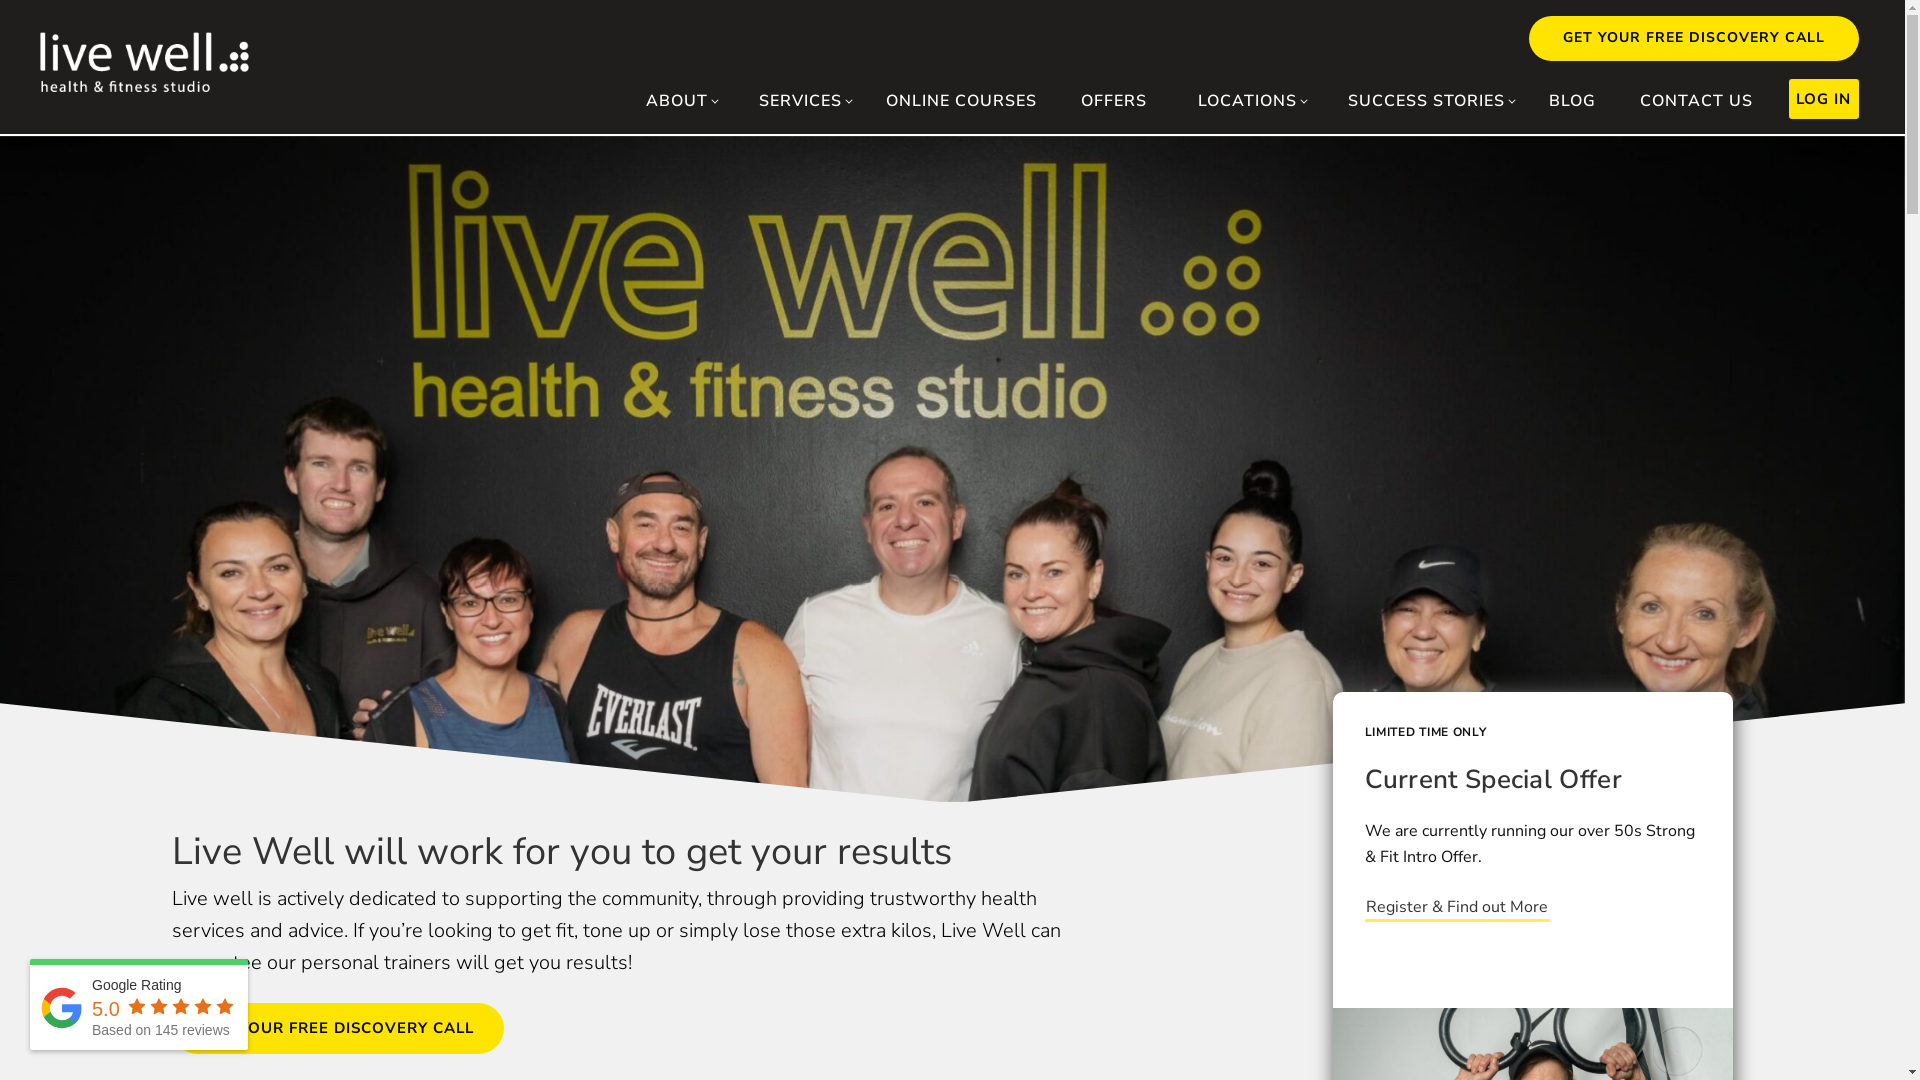 The image size is (1920, 1080). What do you see at coordinates (743, 100) in the screenshot?
I see `'SERVICES'` at bounding box center [743, 100].